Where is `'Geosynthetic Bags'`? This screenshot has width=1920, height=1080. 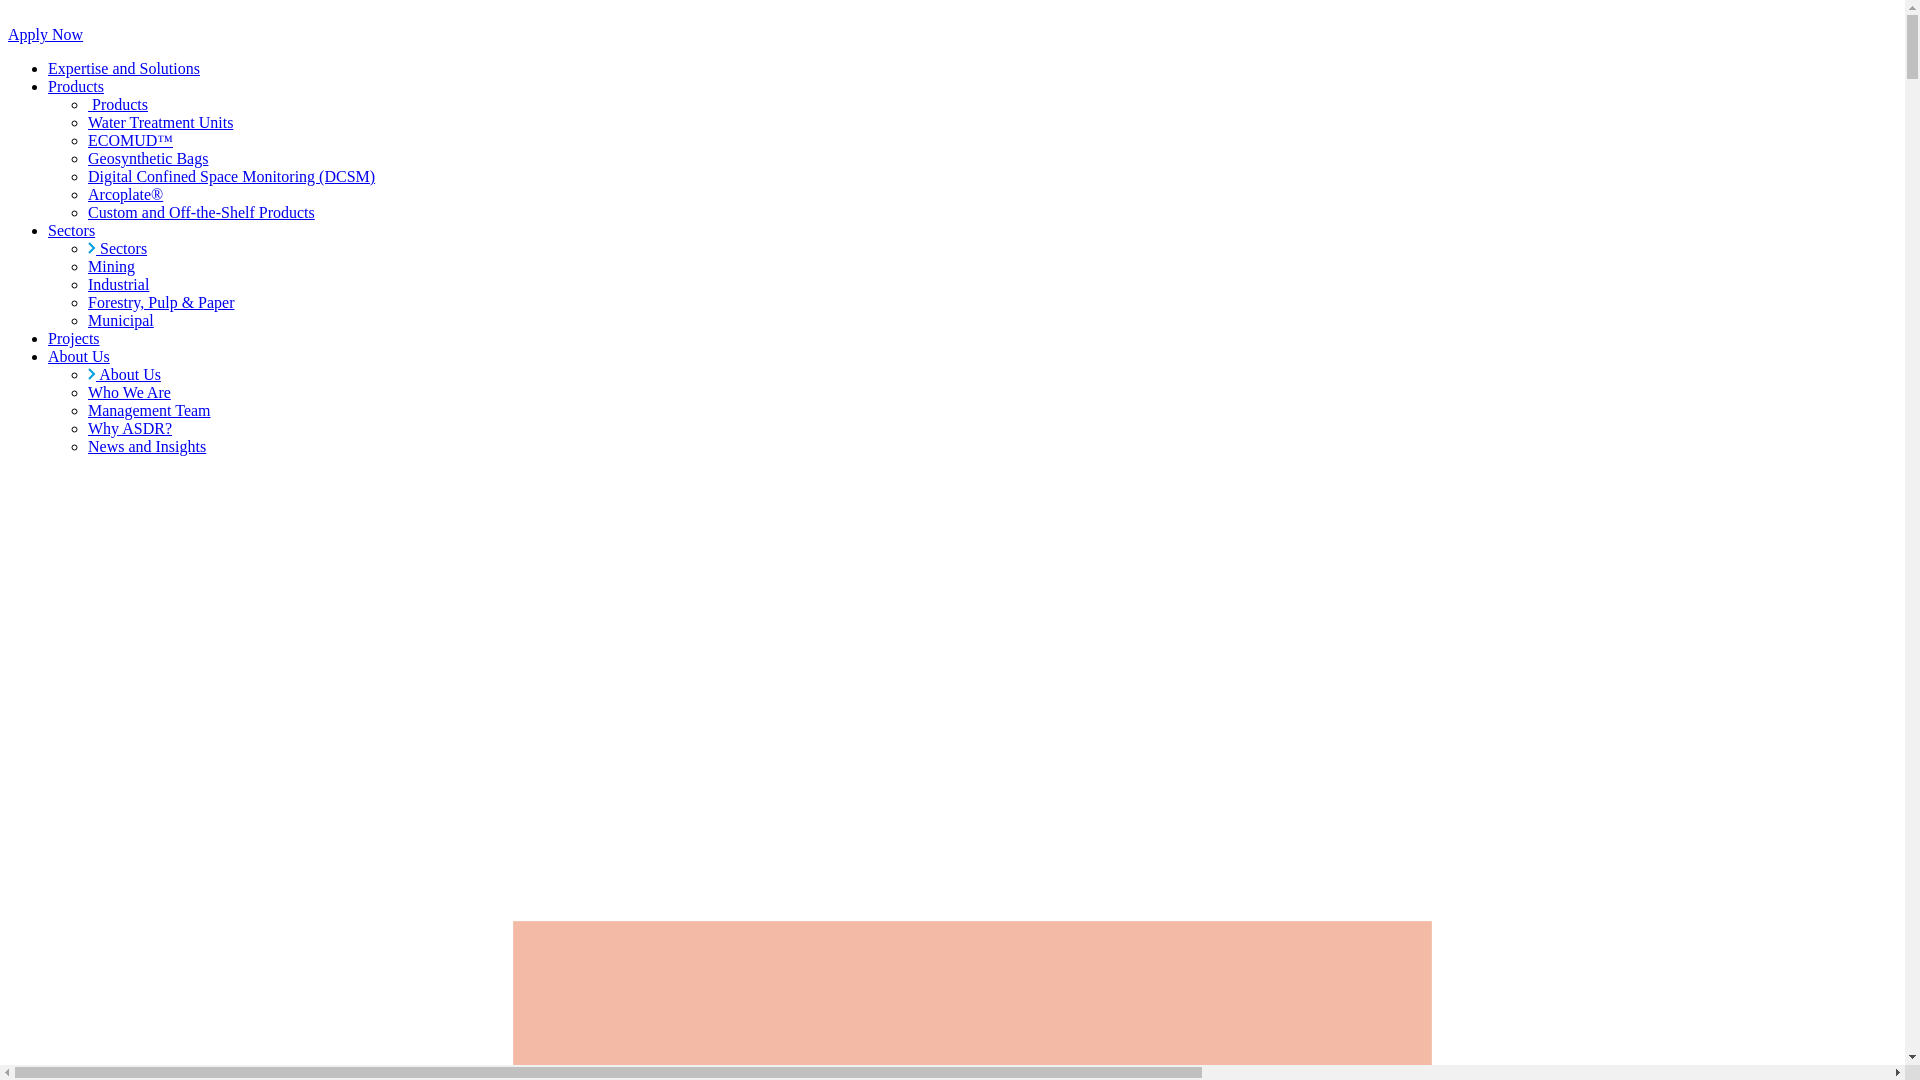 'Geosynthetic Bags' is located at coordinates (86, 157).